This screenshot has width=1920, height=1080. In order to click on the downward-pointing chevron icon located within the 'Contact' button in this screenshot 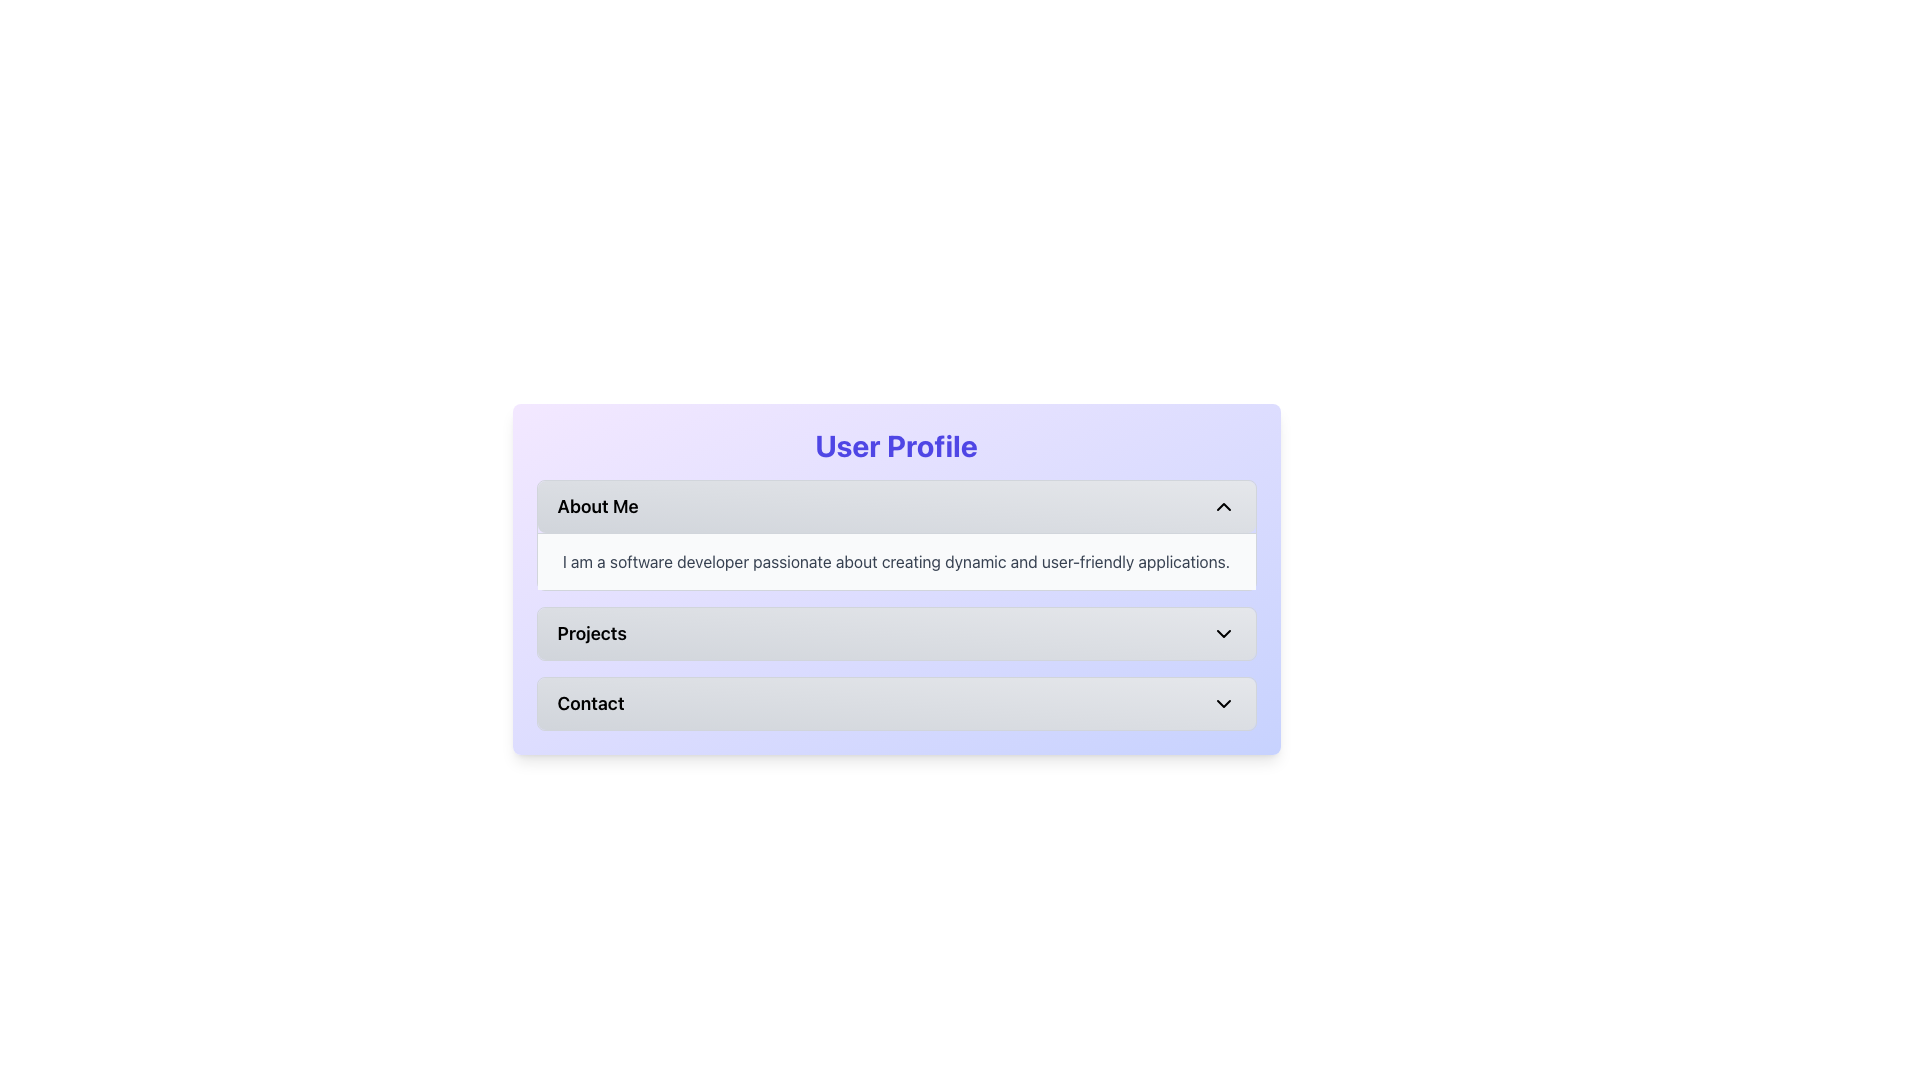, I will do `click(1222, 703)`.